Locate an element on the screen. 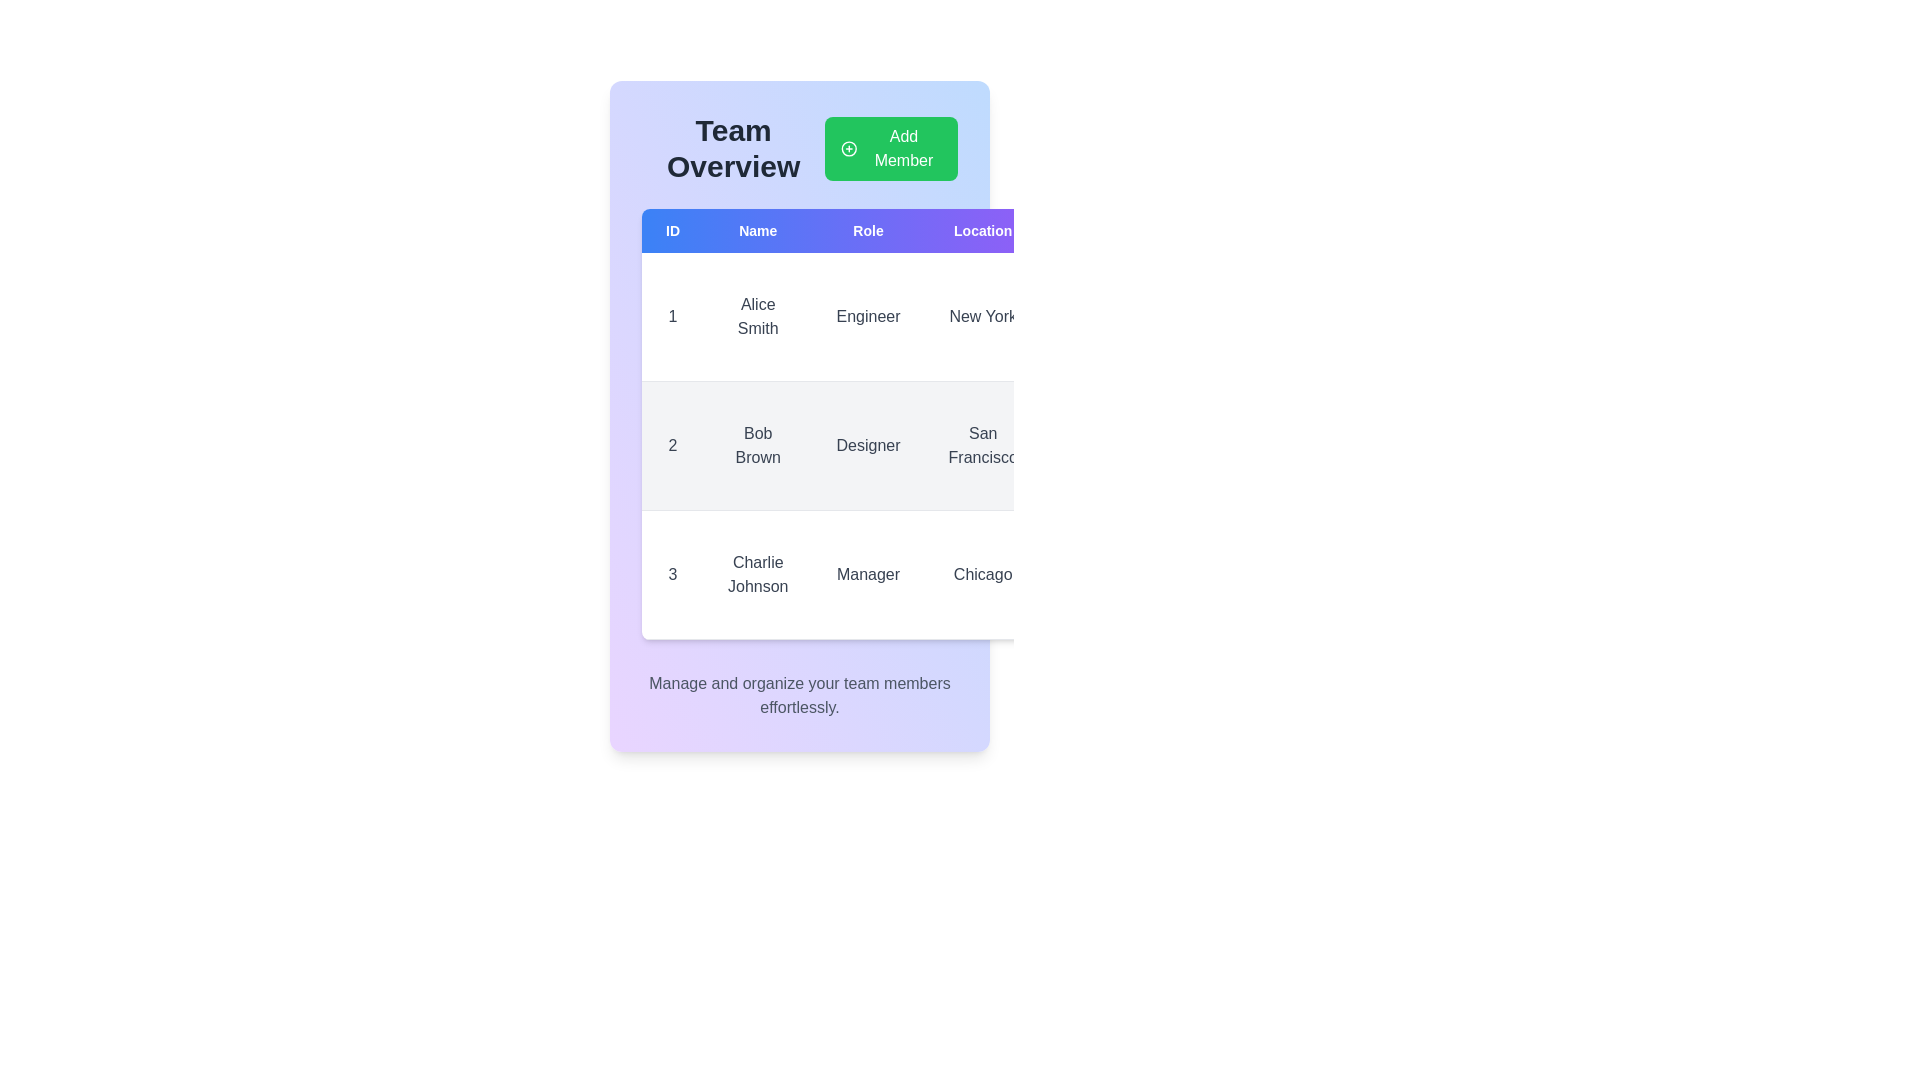  the first row of the table displaying information about 'Alice Smith', an Engineer from New York is located at coordinates (890, 316).